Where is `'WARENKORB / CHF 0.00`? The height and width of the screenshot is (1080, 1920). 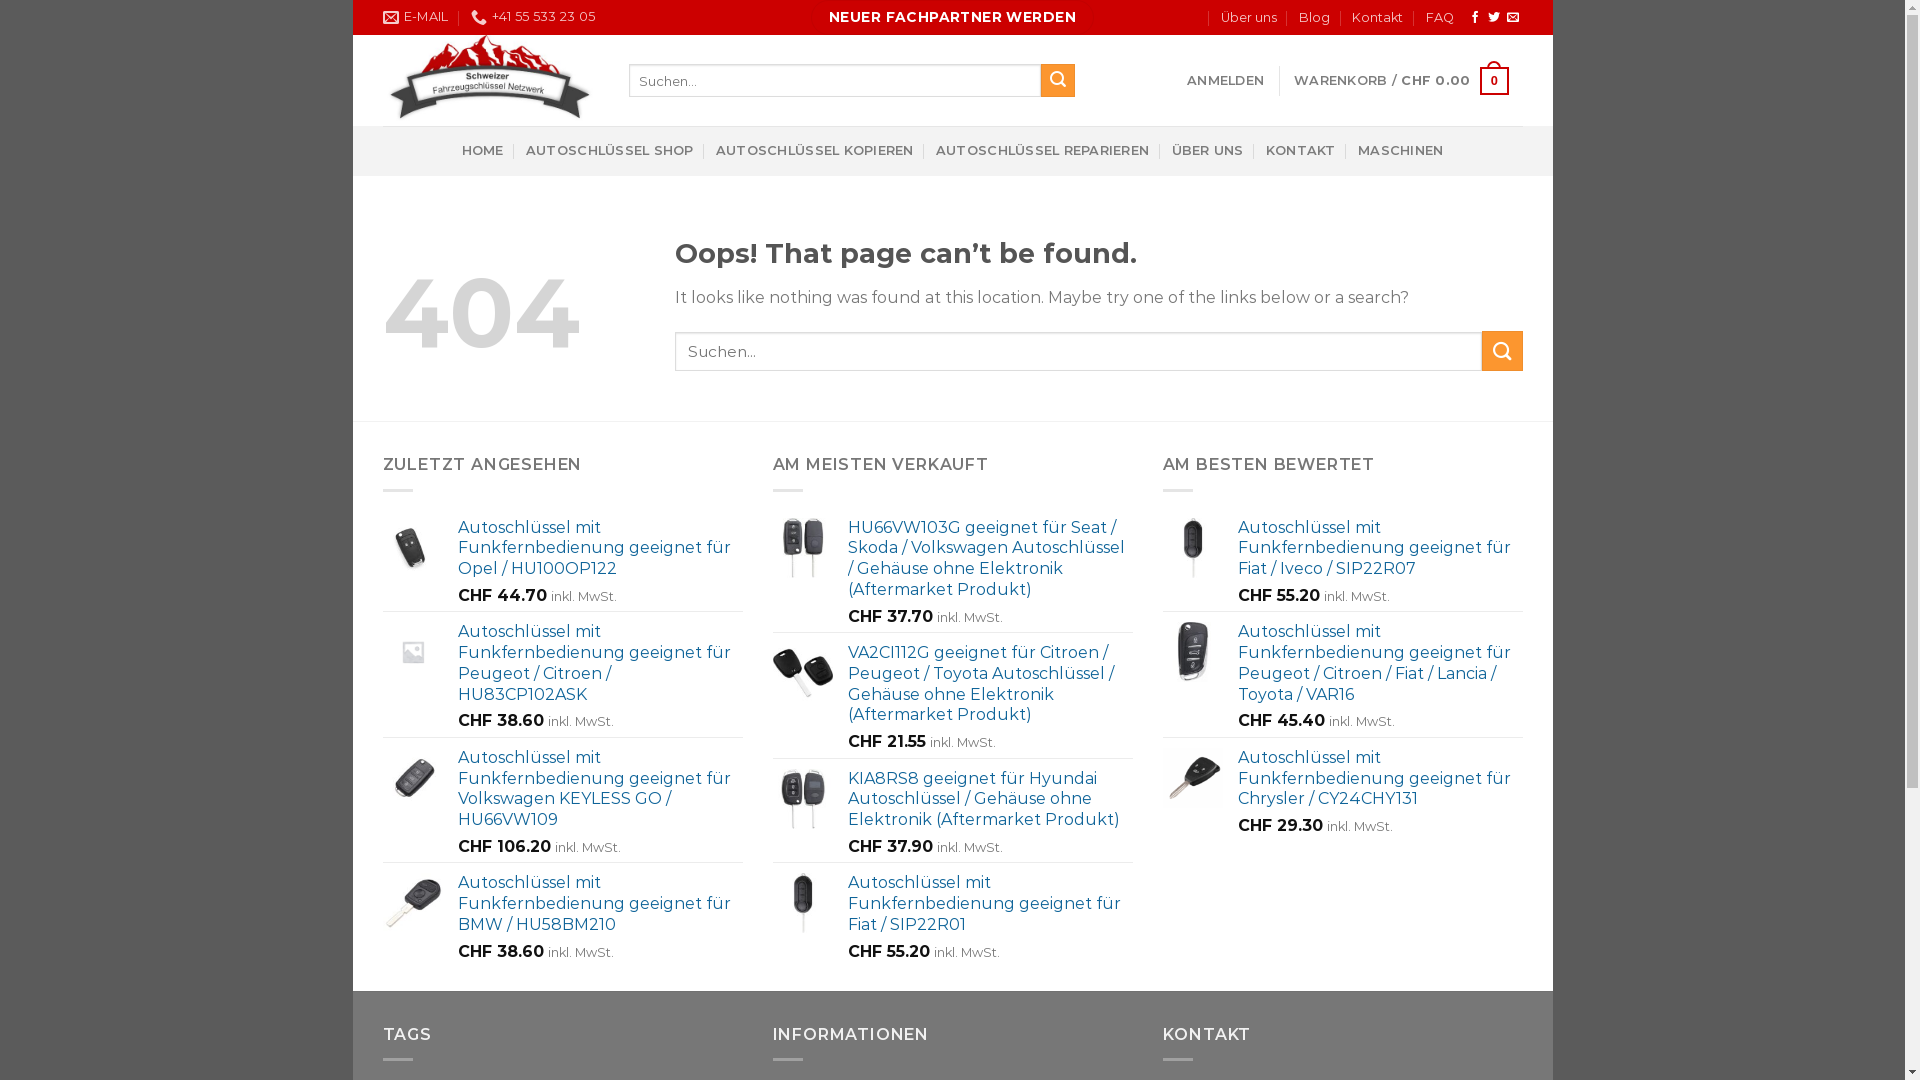
'WARENKORB / CHF 0.00 is located at coordinates (1400, 80).